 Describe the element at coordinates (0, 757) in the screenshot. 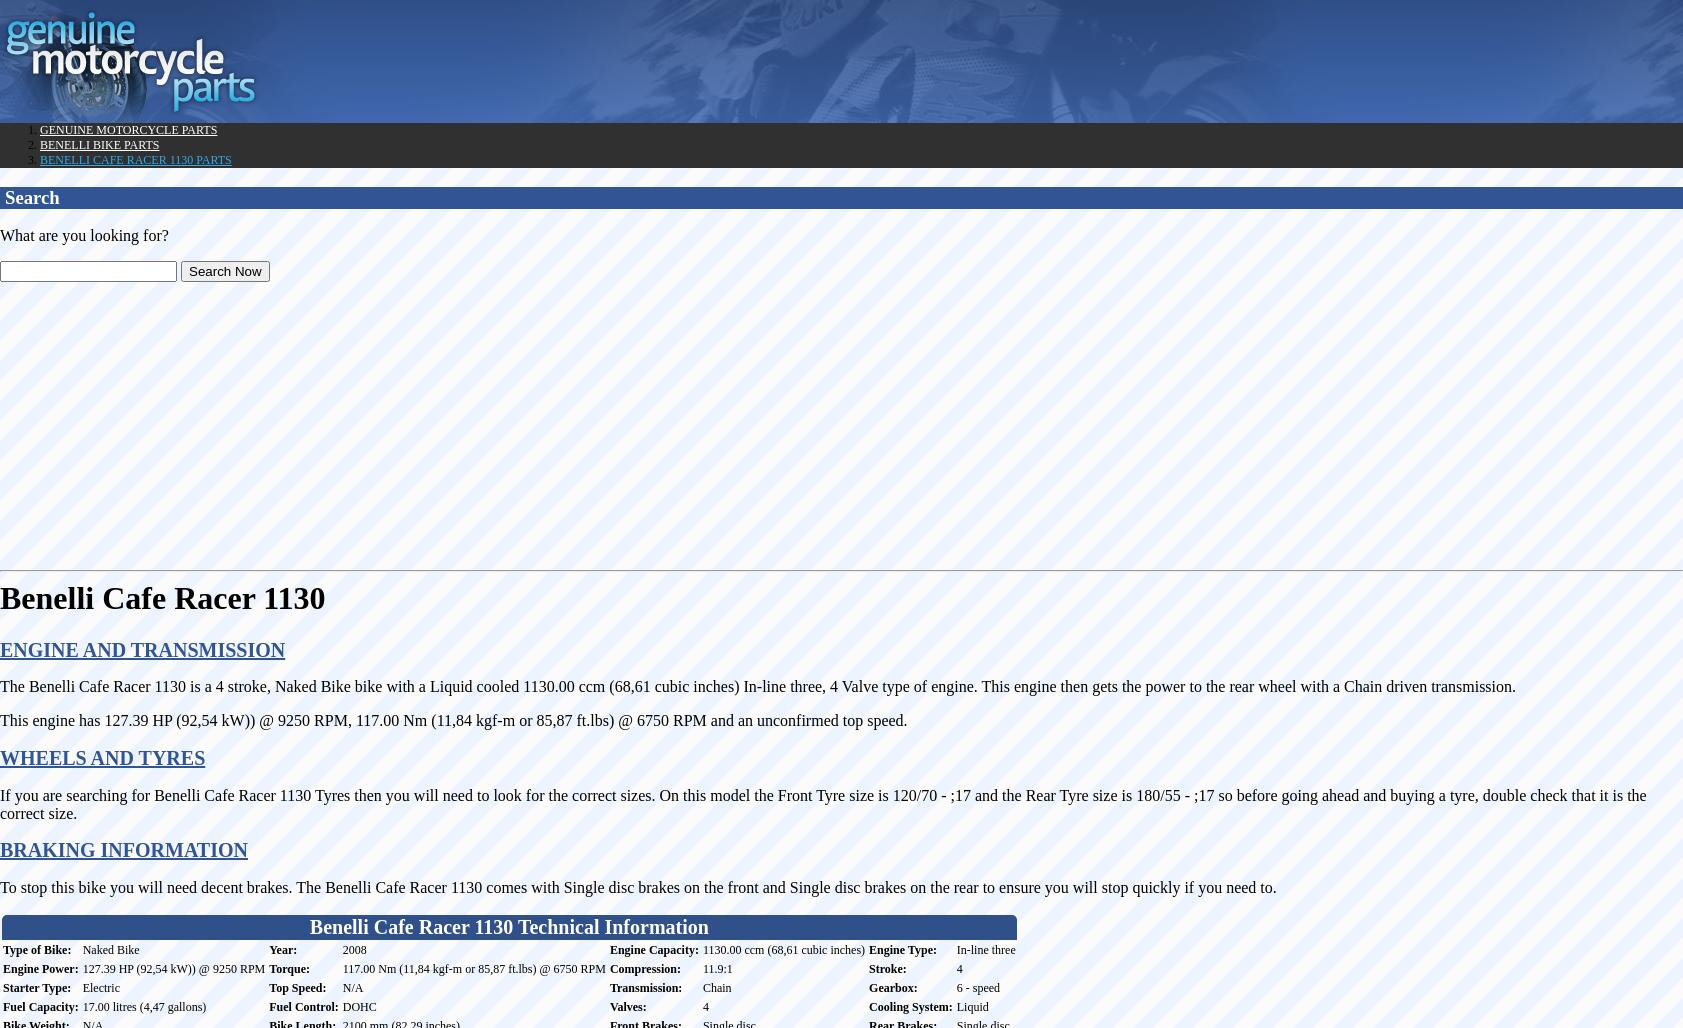

I see `'Wheels and Tyres'` at that location.